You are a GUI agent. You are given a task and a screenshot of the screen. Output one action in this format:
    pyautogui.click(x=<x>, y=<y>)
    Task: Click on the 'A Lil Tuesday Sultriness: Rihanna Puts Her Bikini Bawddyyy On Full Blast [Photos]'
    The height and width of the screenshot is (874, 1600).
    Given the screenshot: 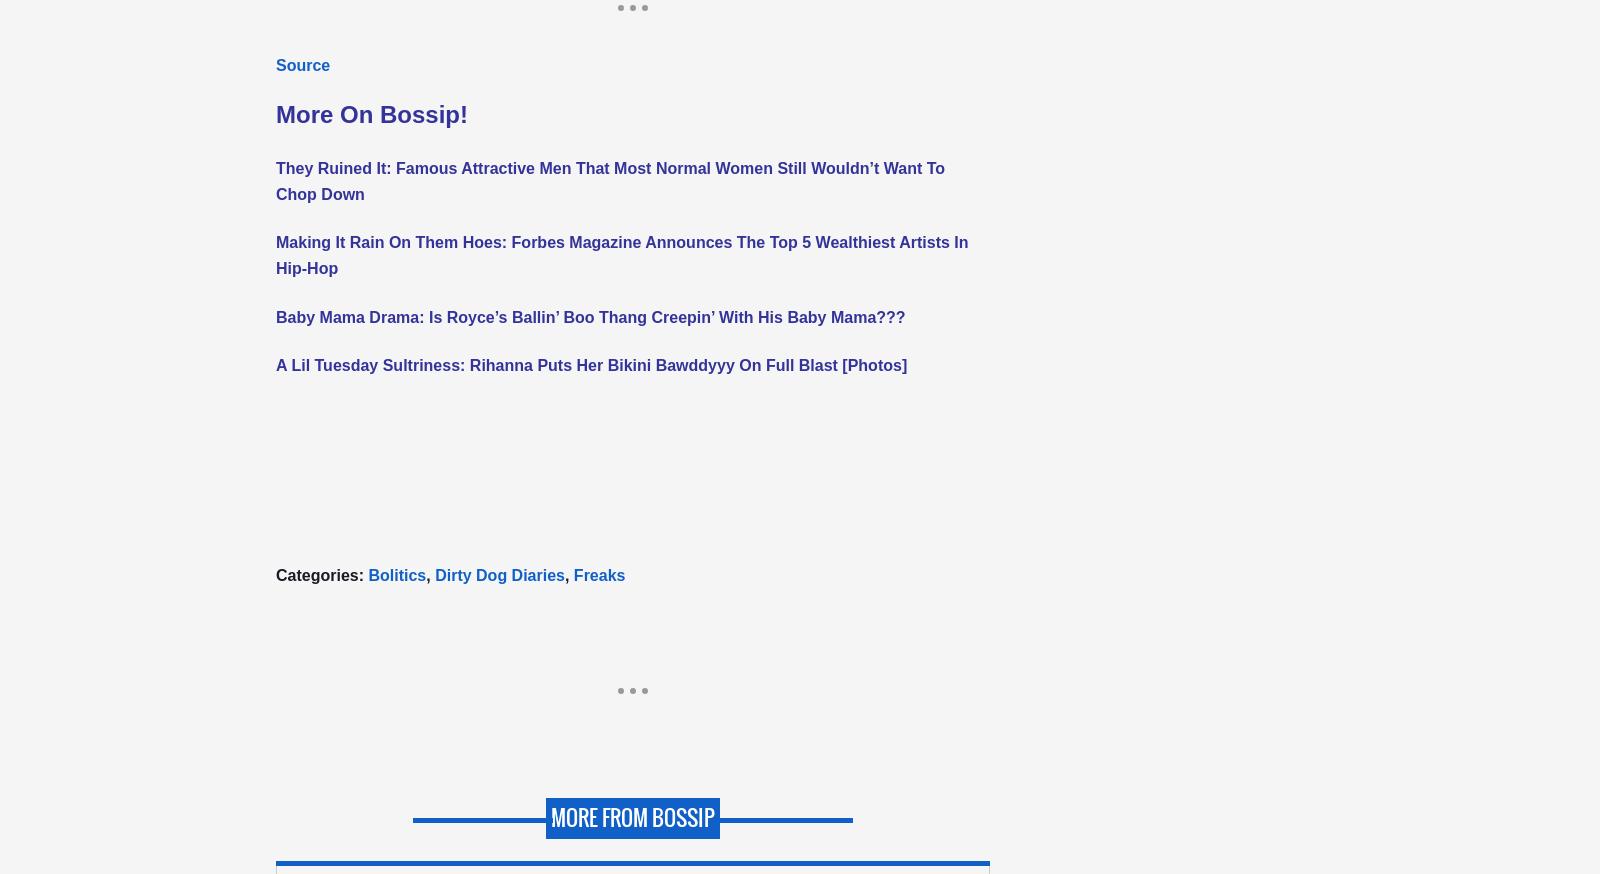 What is the action you would take?
    pyautogui.click(x=590, y=365)
    